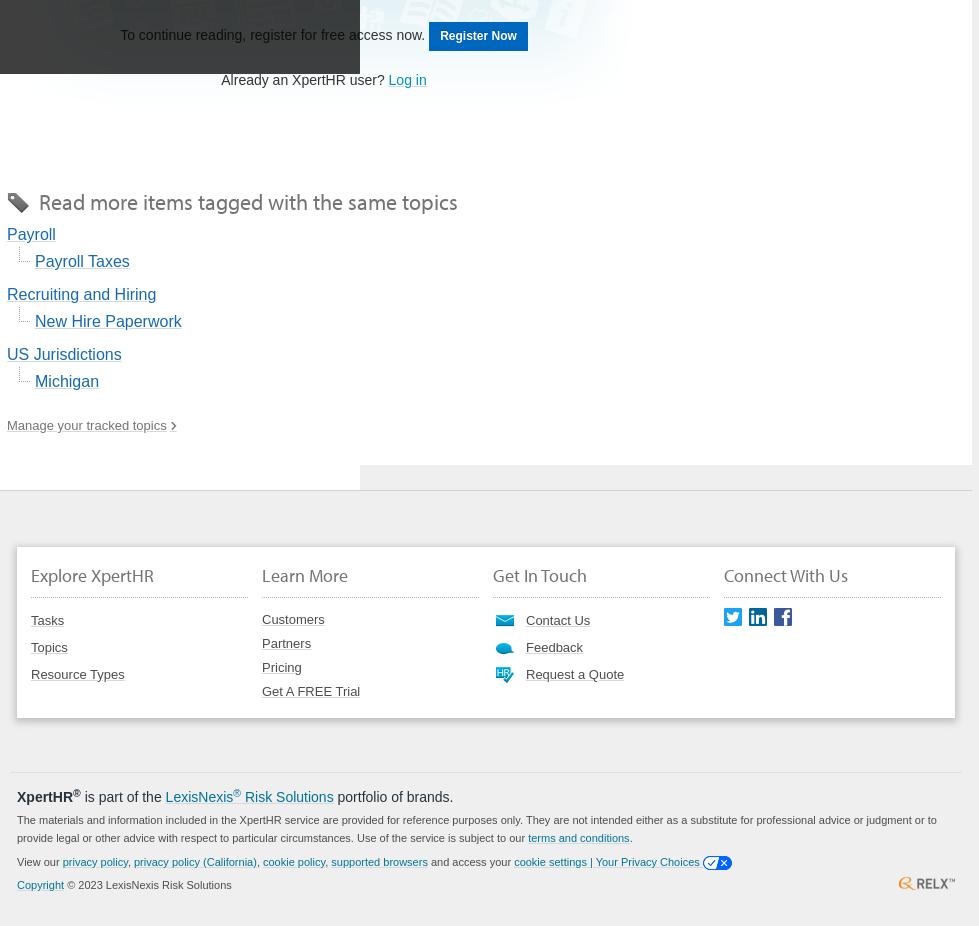 This screenshot has height=926, width=979. Describe the element at coordinates (378, 860) in the screenshot. I see `'supported browsers'` at that location.